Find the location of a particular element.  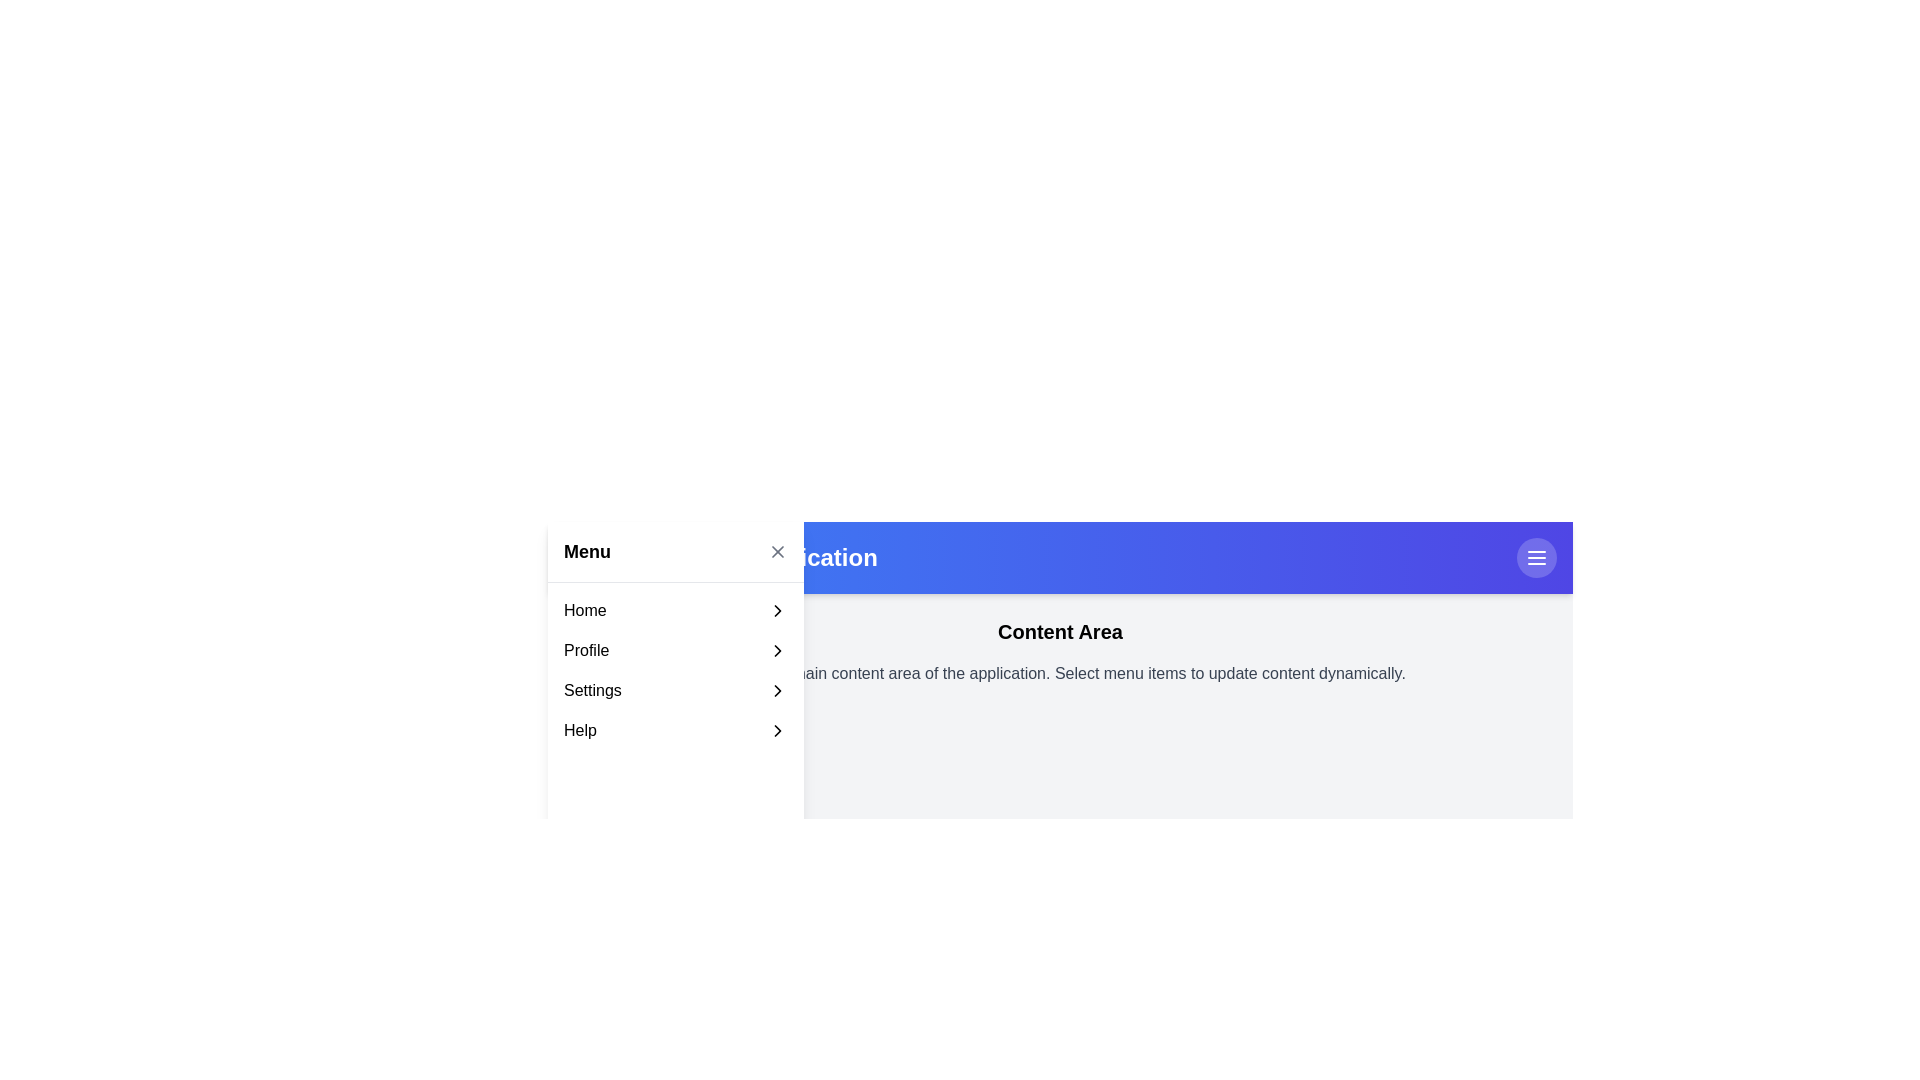

the third text label under the 'Menu' sidebar is located at coordinates (591, 689).